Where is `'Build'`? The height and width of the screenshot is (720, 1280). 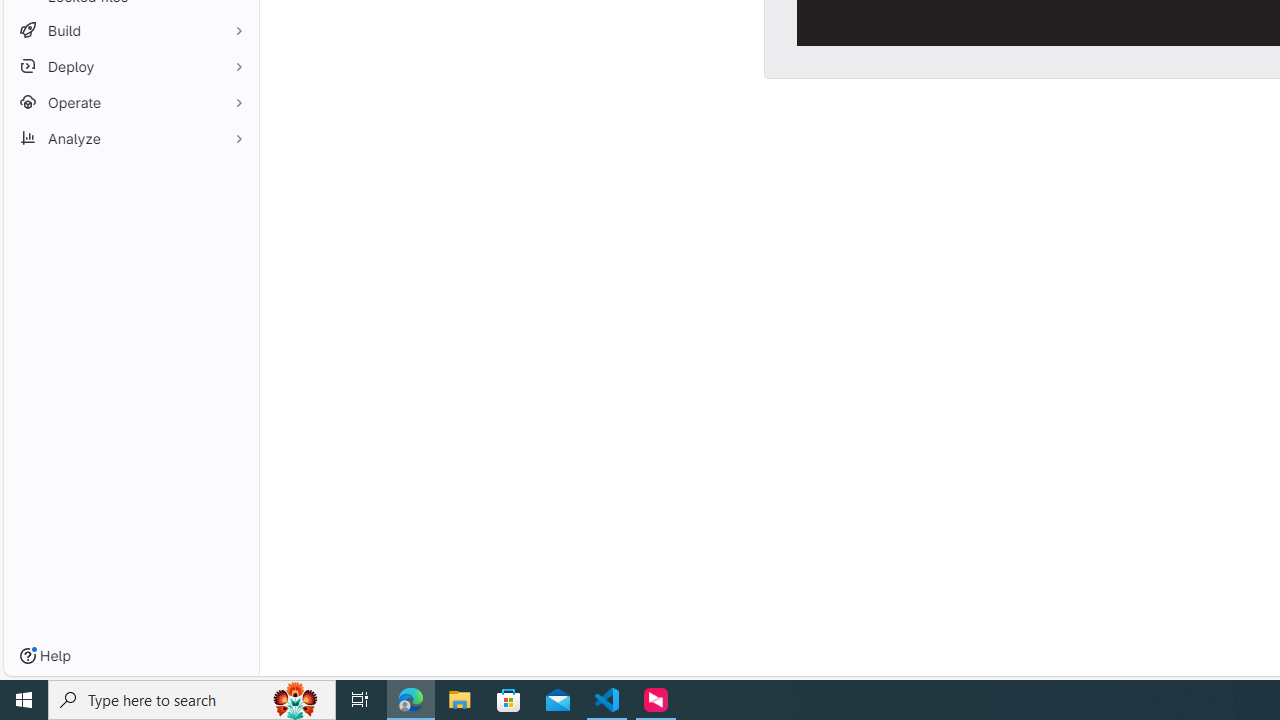
'Build' is located at coordinates (130, 30).